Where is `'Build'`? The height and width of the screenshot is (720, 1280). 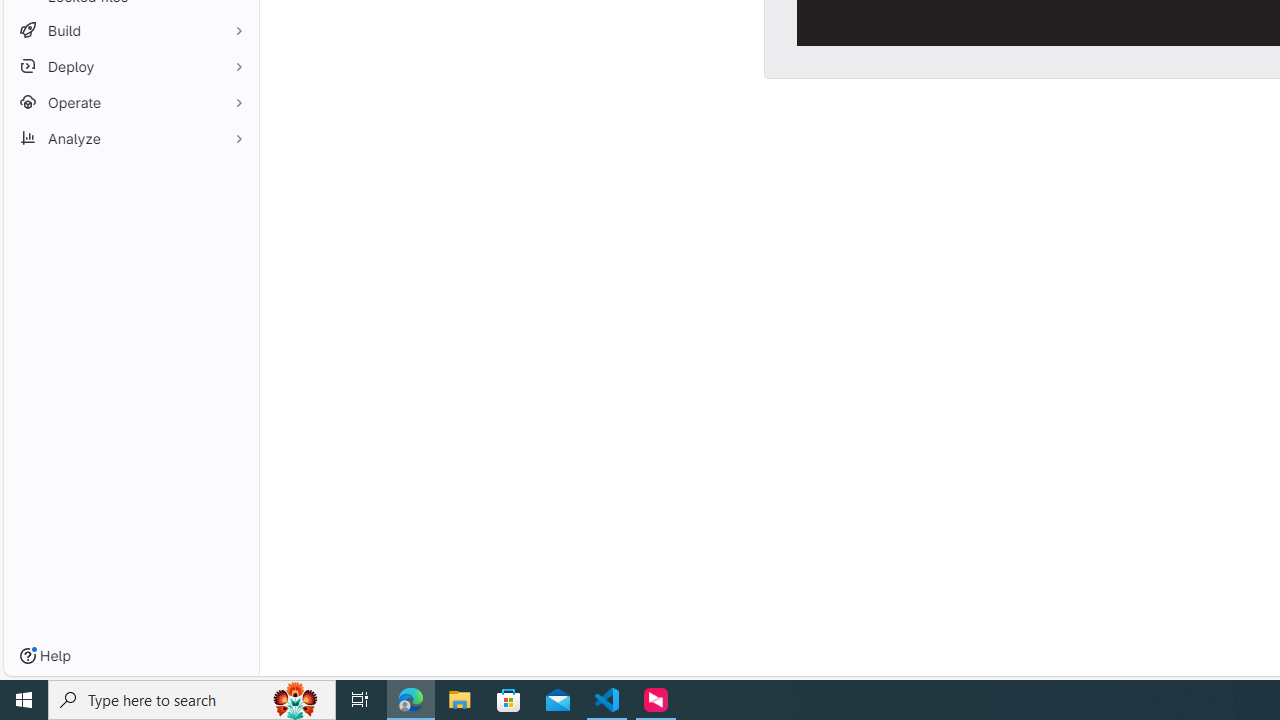
'Build' is located at coordinates (130, 30).